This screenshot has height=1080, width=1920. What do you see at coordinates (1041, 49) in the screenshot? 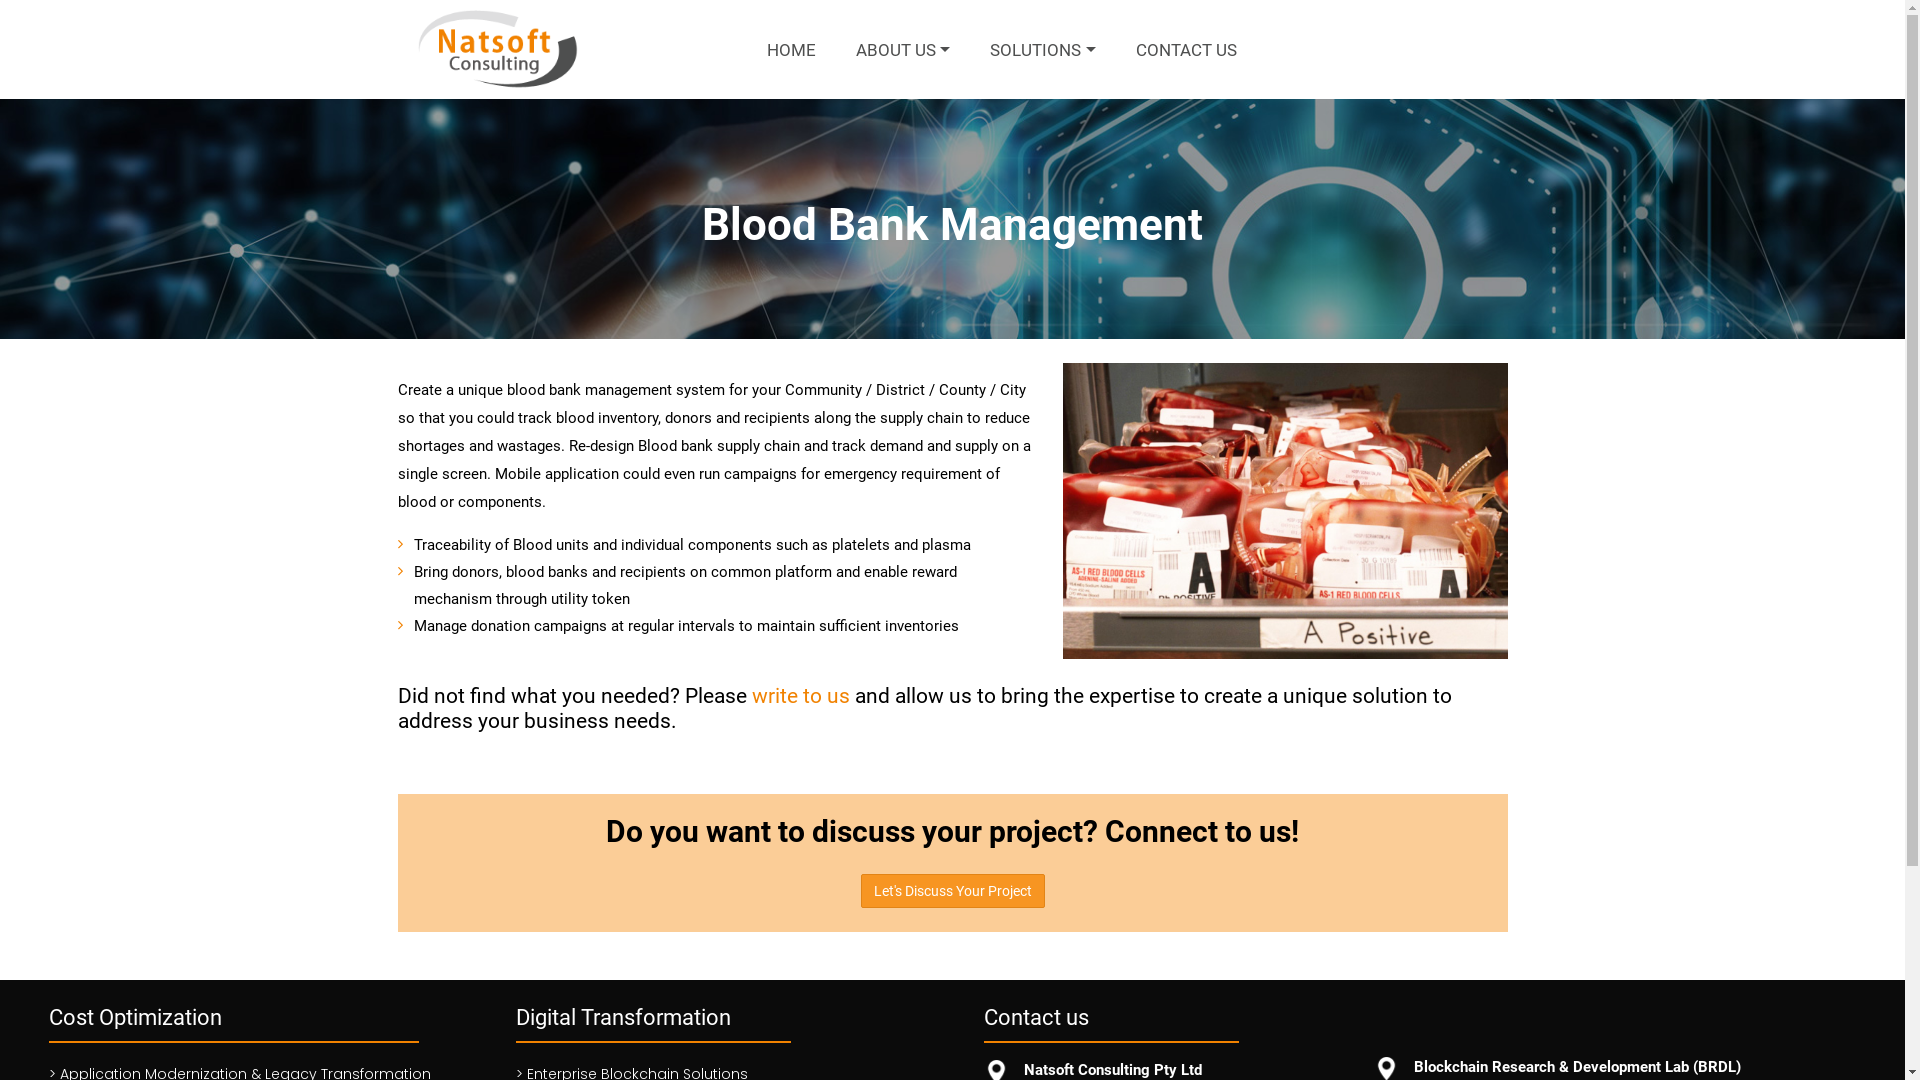
I see `'SOLUTIONS'` at bounding box center [1041, 49].